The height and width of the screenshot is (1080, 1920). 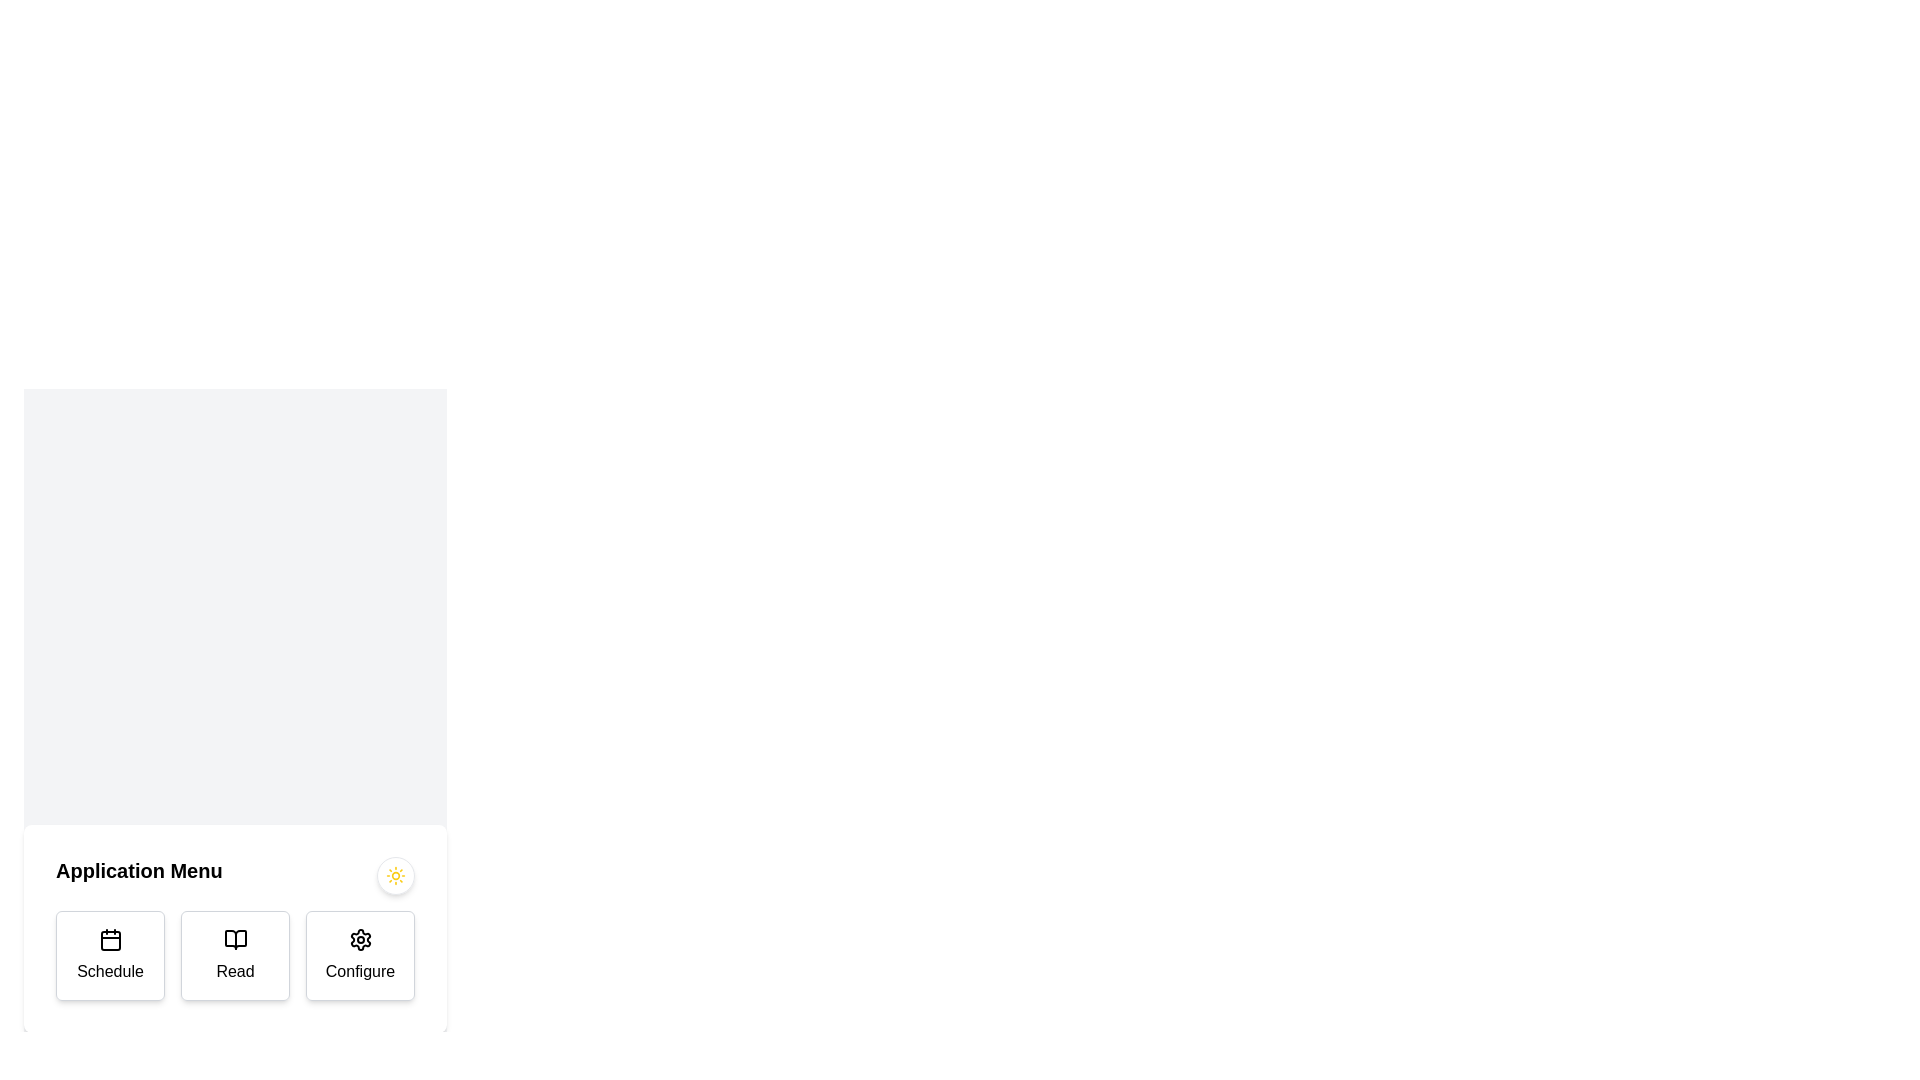 I want to click on the button located between the 'Schedule' button on the left and 'Configure' button on the right, so click(x=235, y=955).